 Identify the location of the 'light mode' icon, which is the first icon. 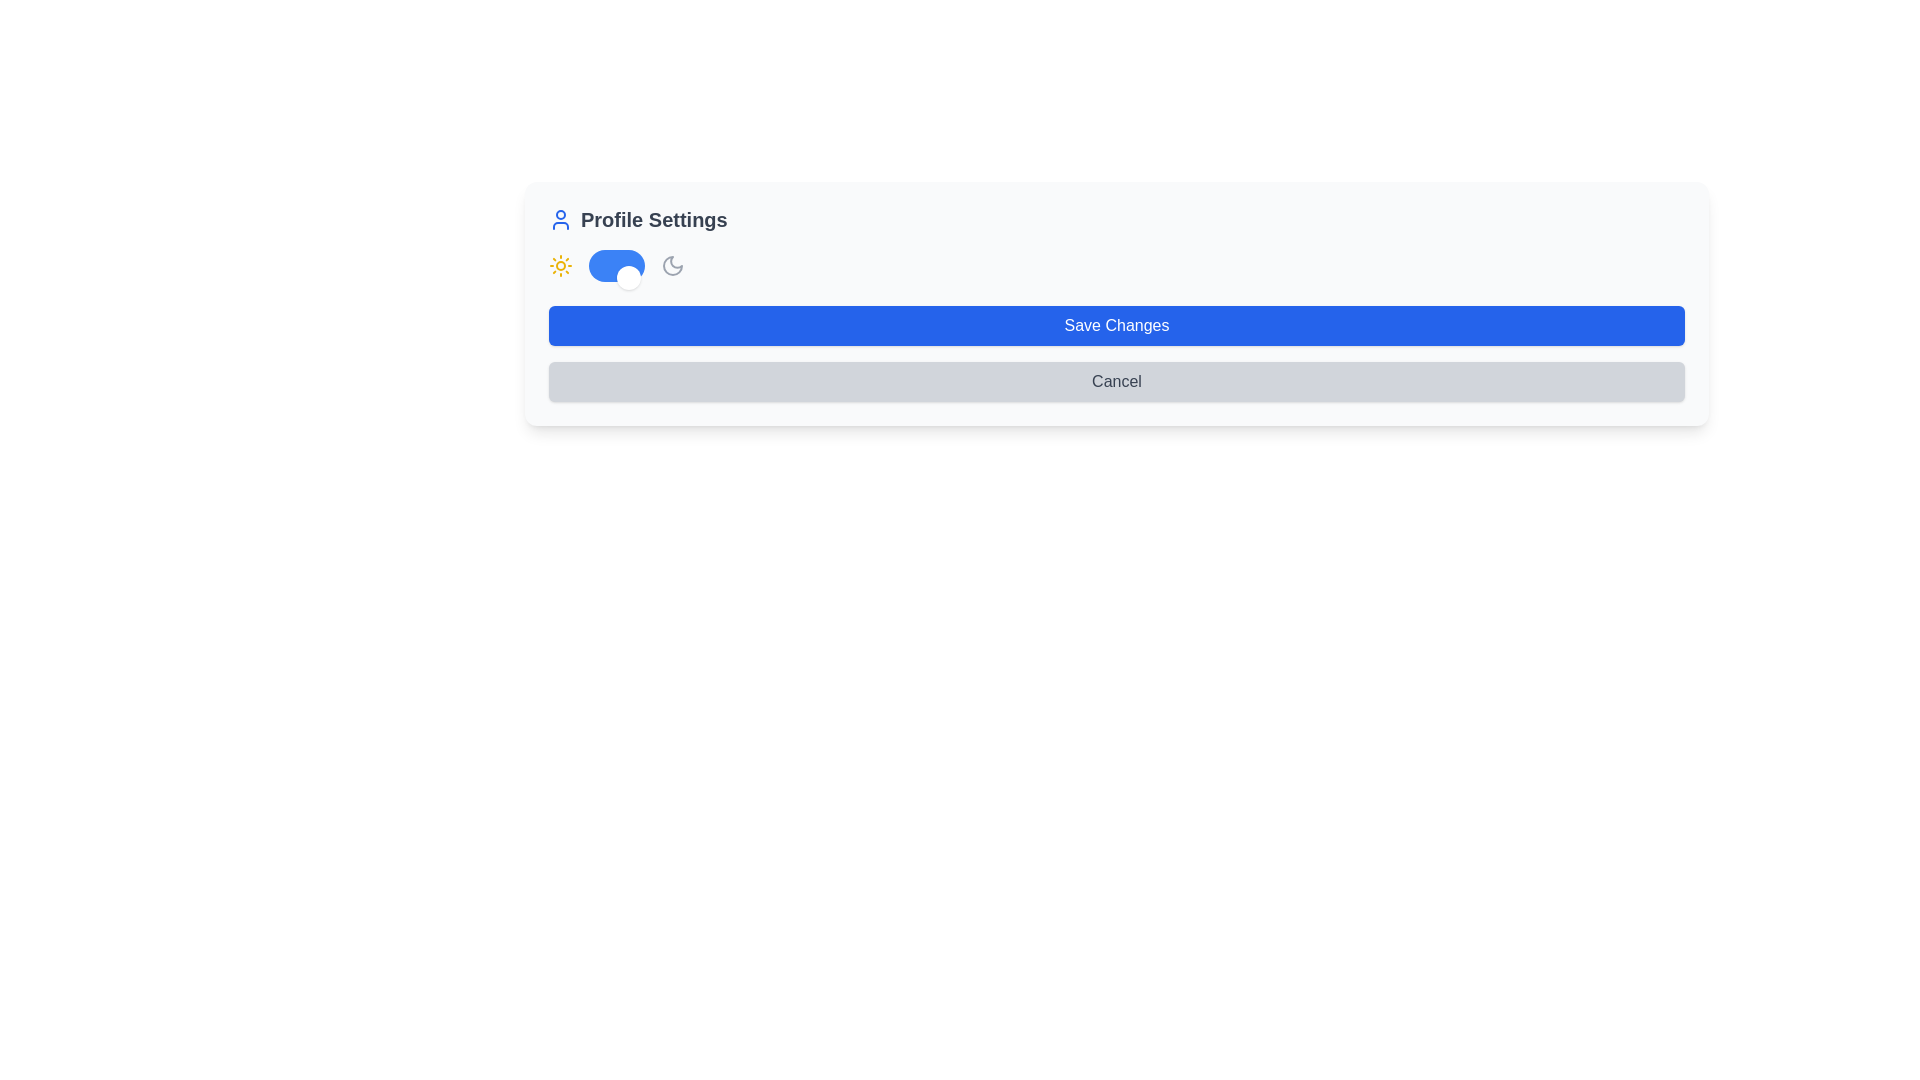
(560, 265).